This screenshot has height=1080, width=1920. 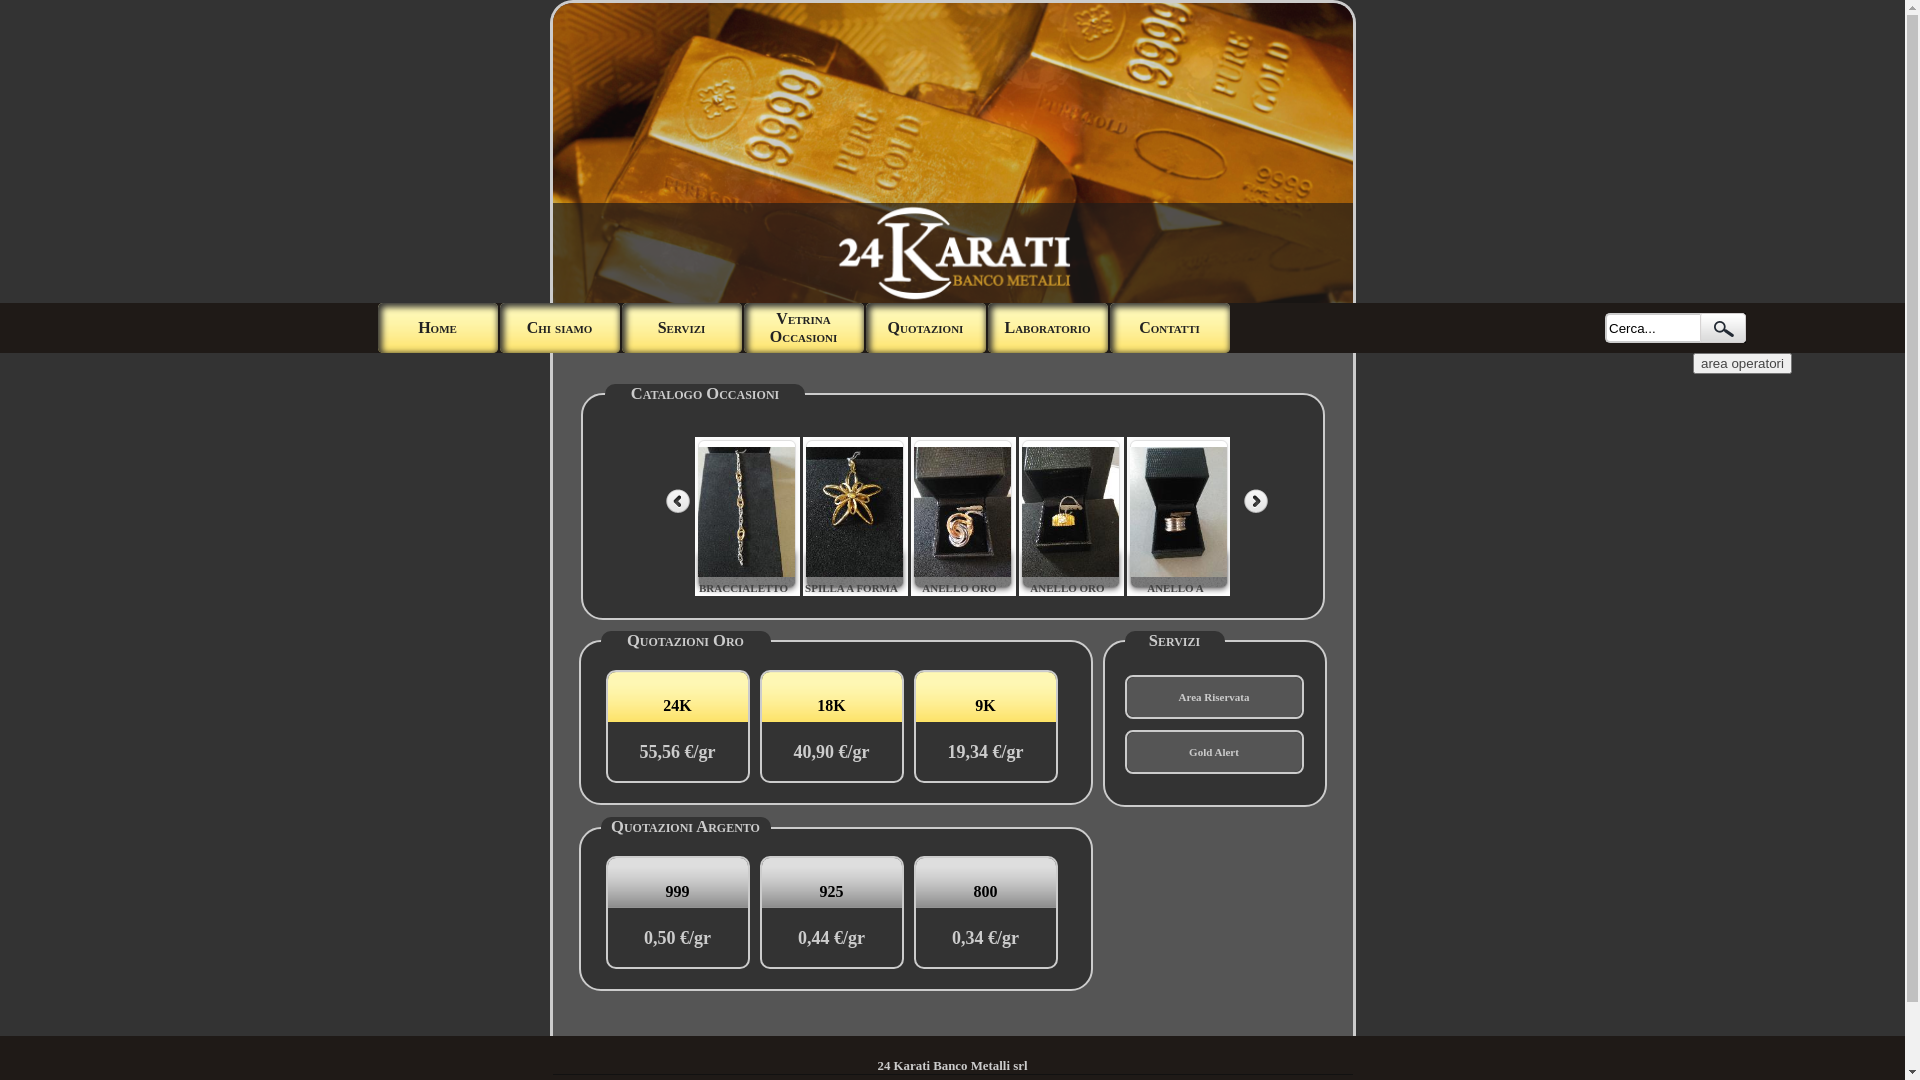 I want to click on 'area operatori', so click(x=1741, y=363).